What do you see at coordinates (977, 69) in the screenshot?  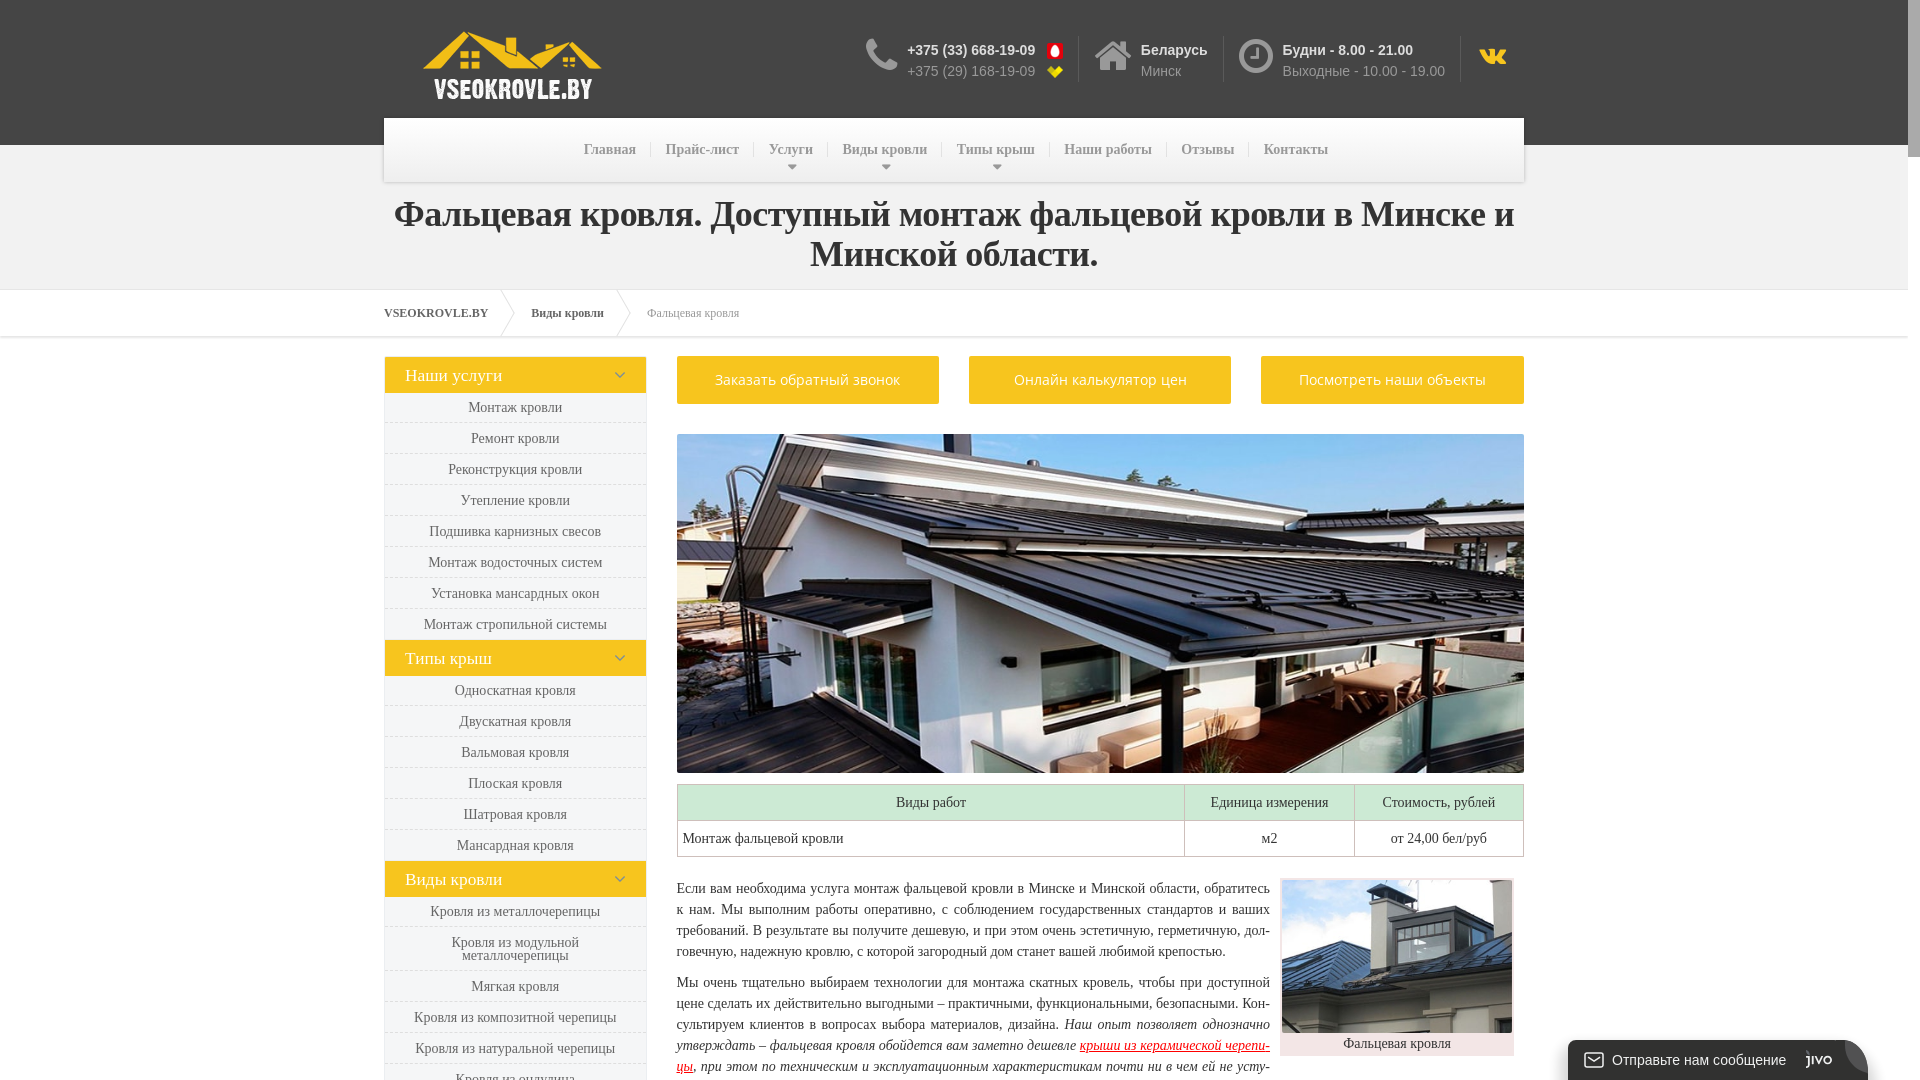 I see `'+375 (29) 168-19-09   '` at bounding box center [977, 69].